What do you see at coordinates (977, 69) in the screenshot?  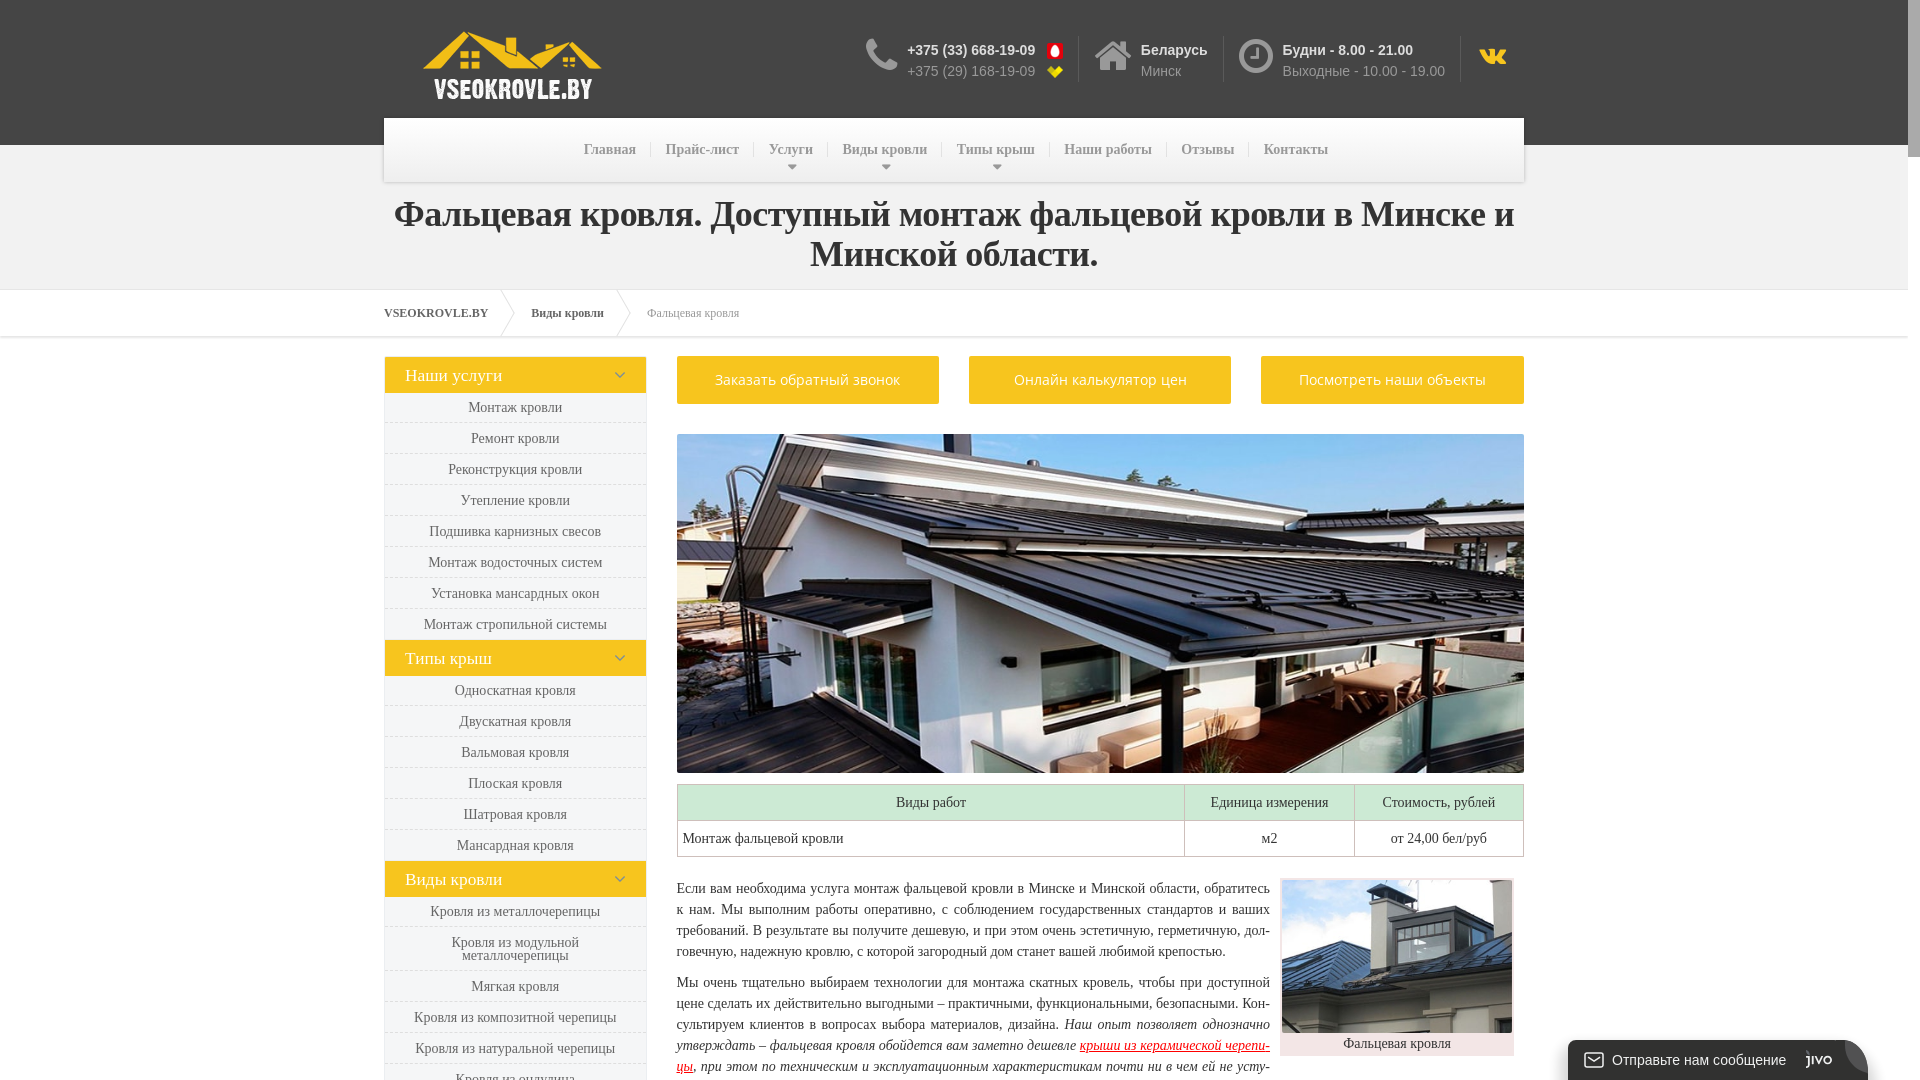 I see `'+375 (29) 168-19-09   '` at bounding box center [977, 69].